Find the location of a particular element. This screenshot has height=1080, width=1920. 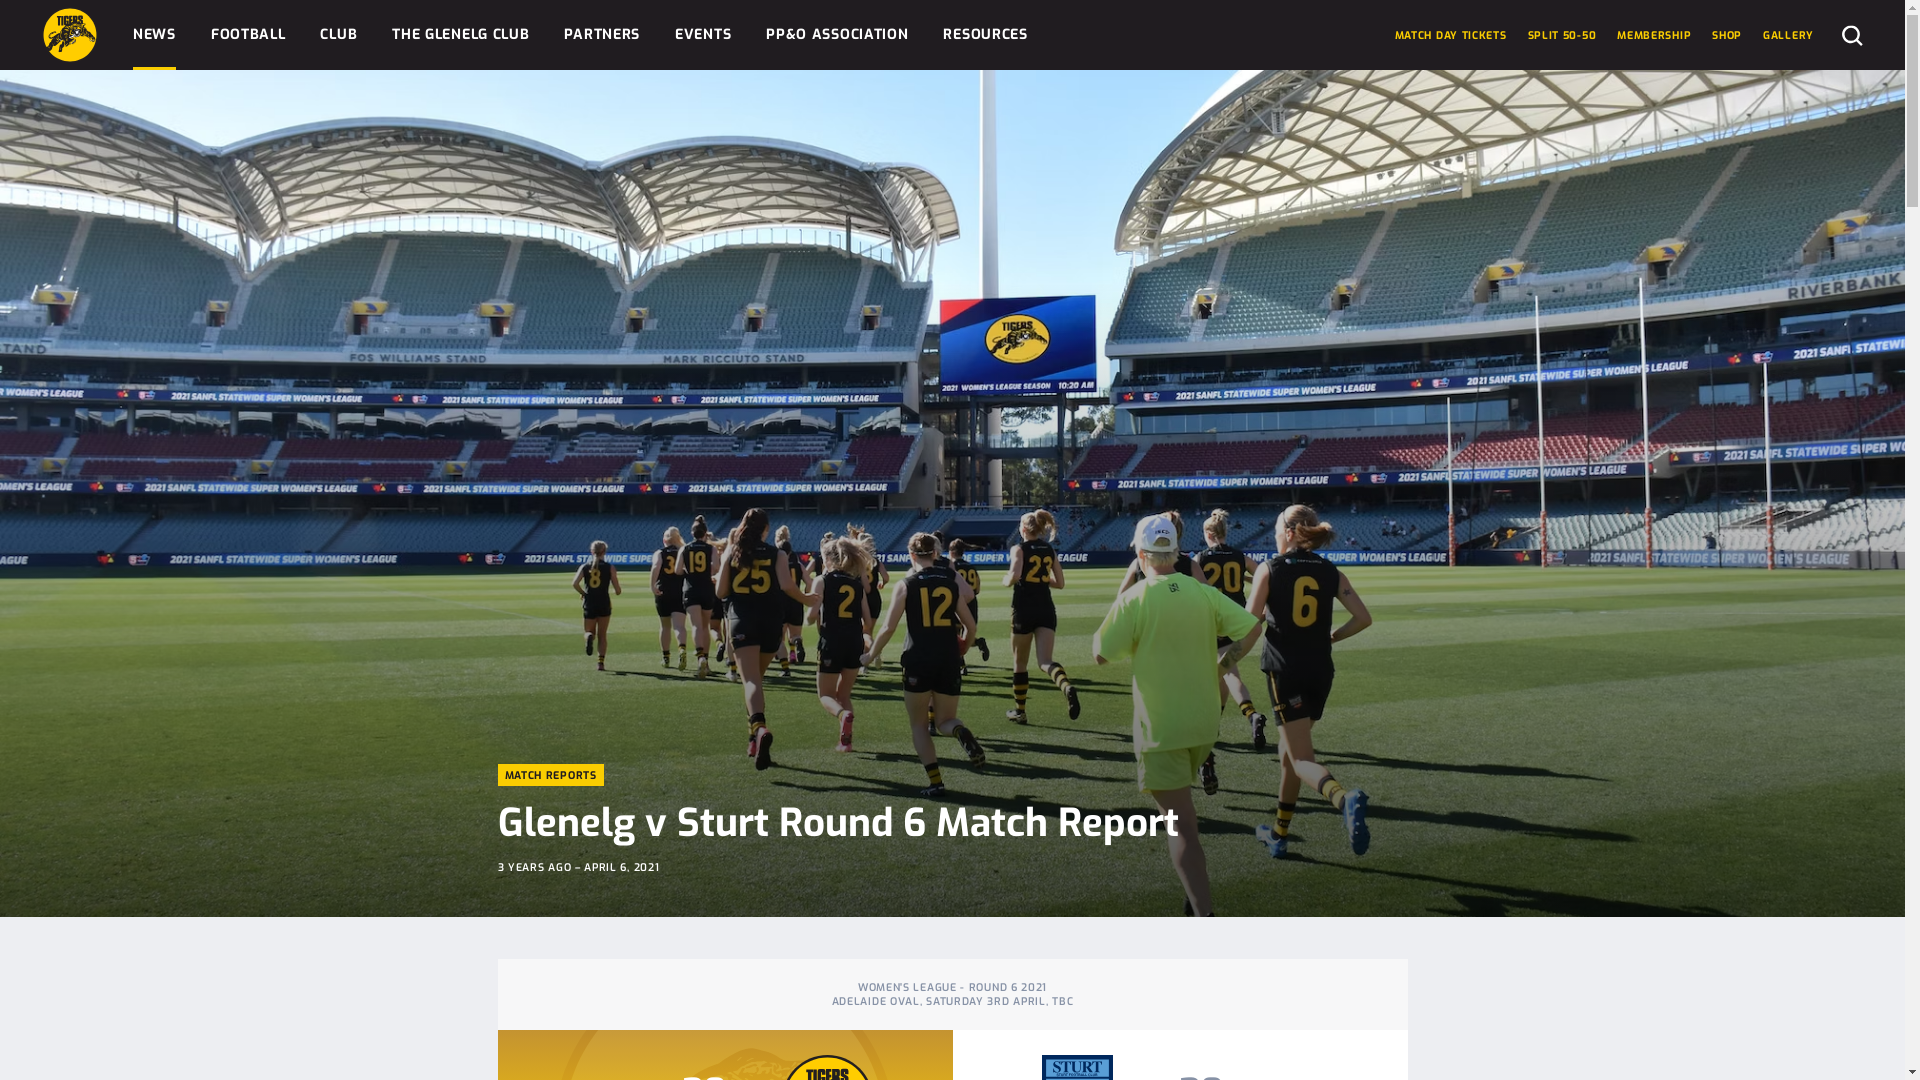

'Search' is located at coordinates (1841, 34).